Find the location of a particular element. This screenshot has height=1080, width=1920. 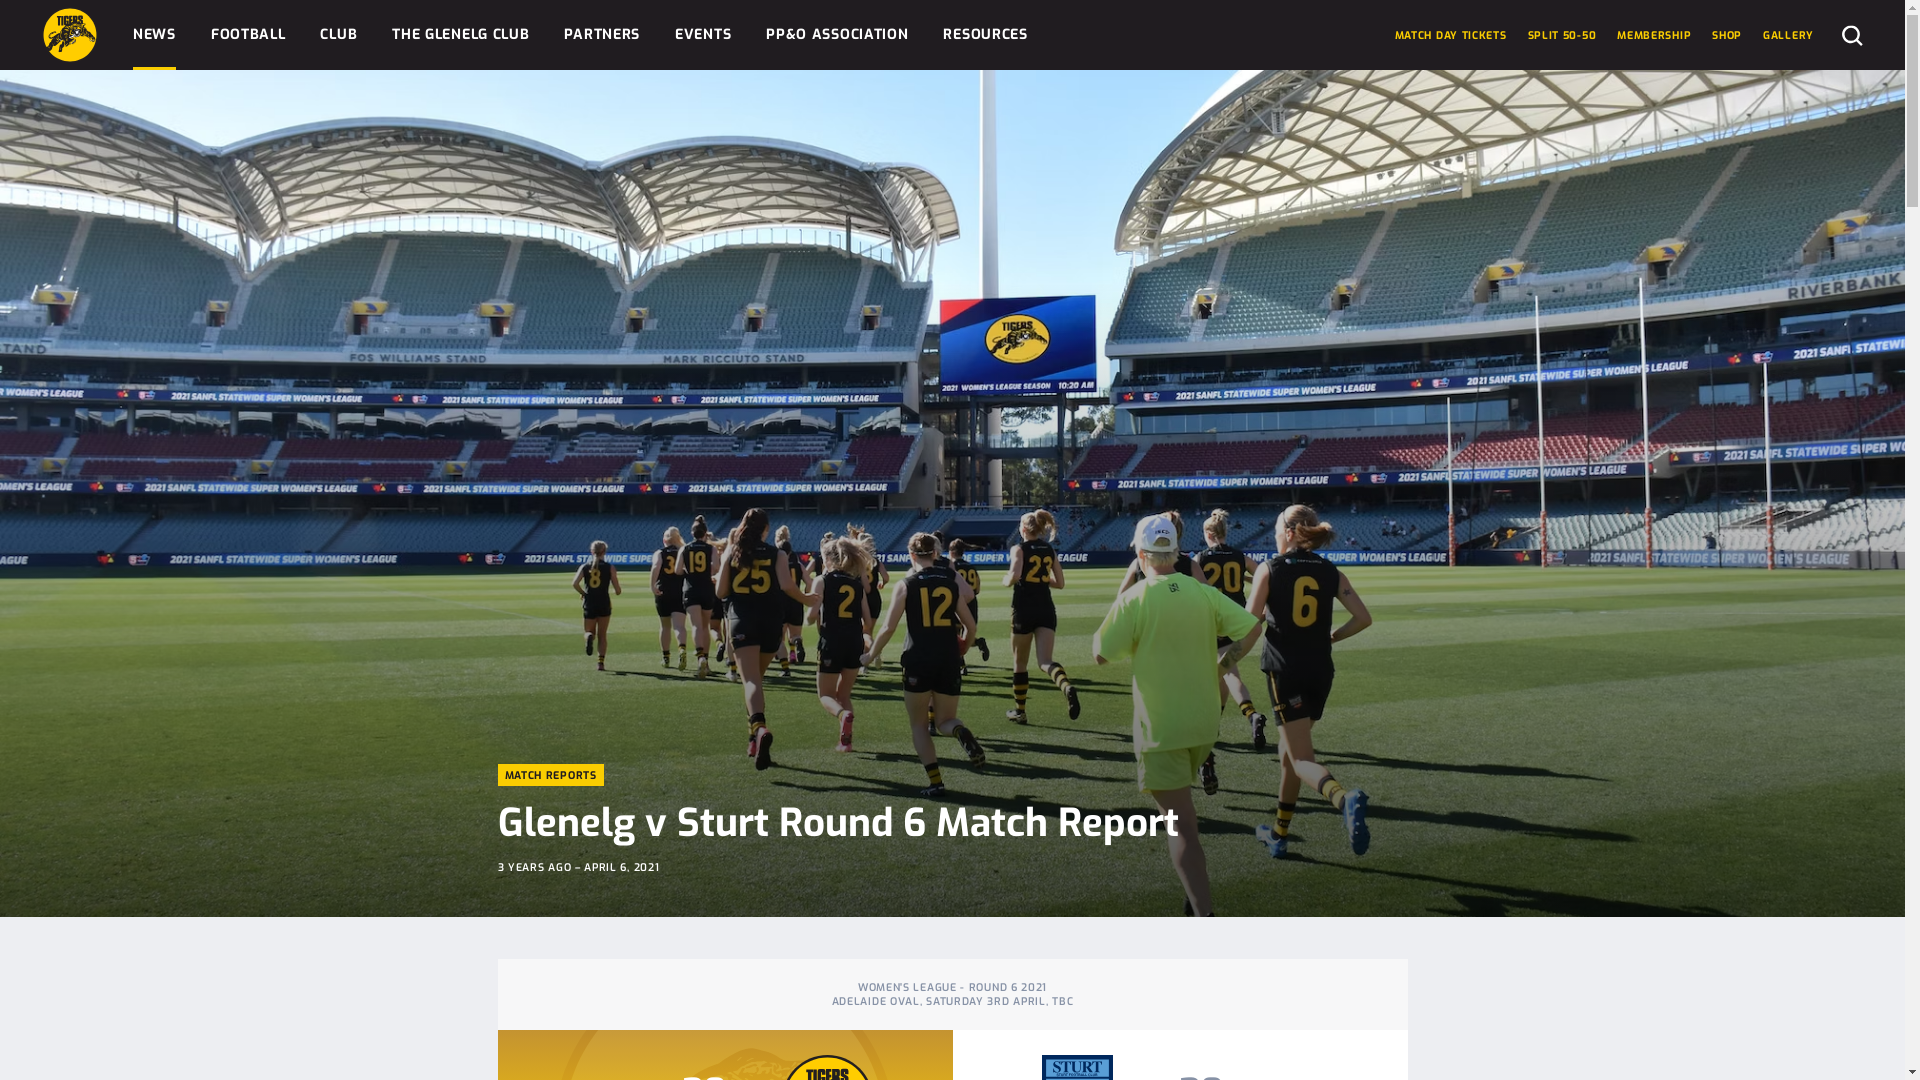

'Search' is located at coordinates (1841, 34).